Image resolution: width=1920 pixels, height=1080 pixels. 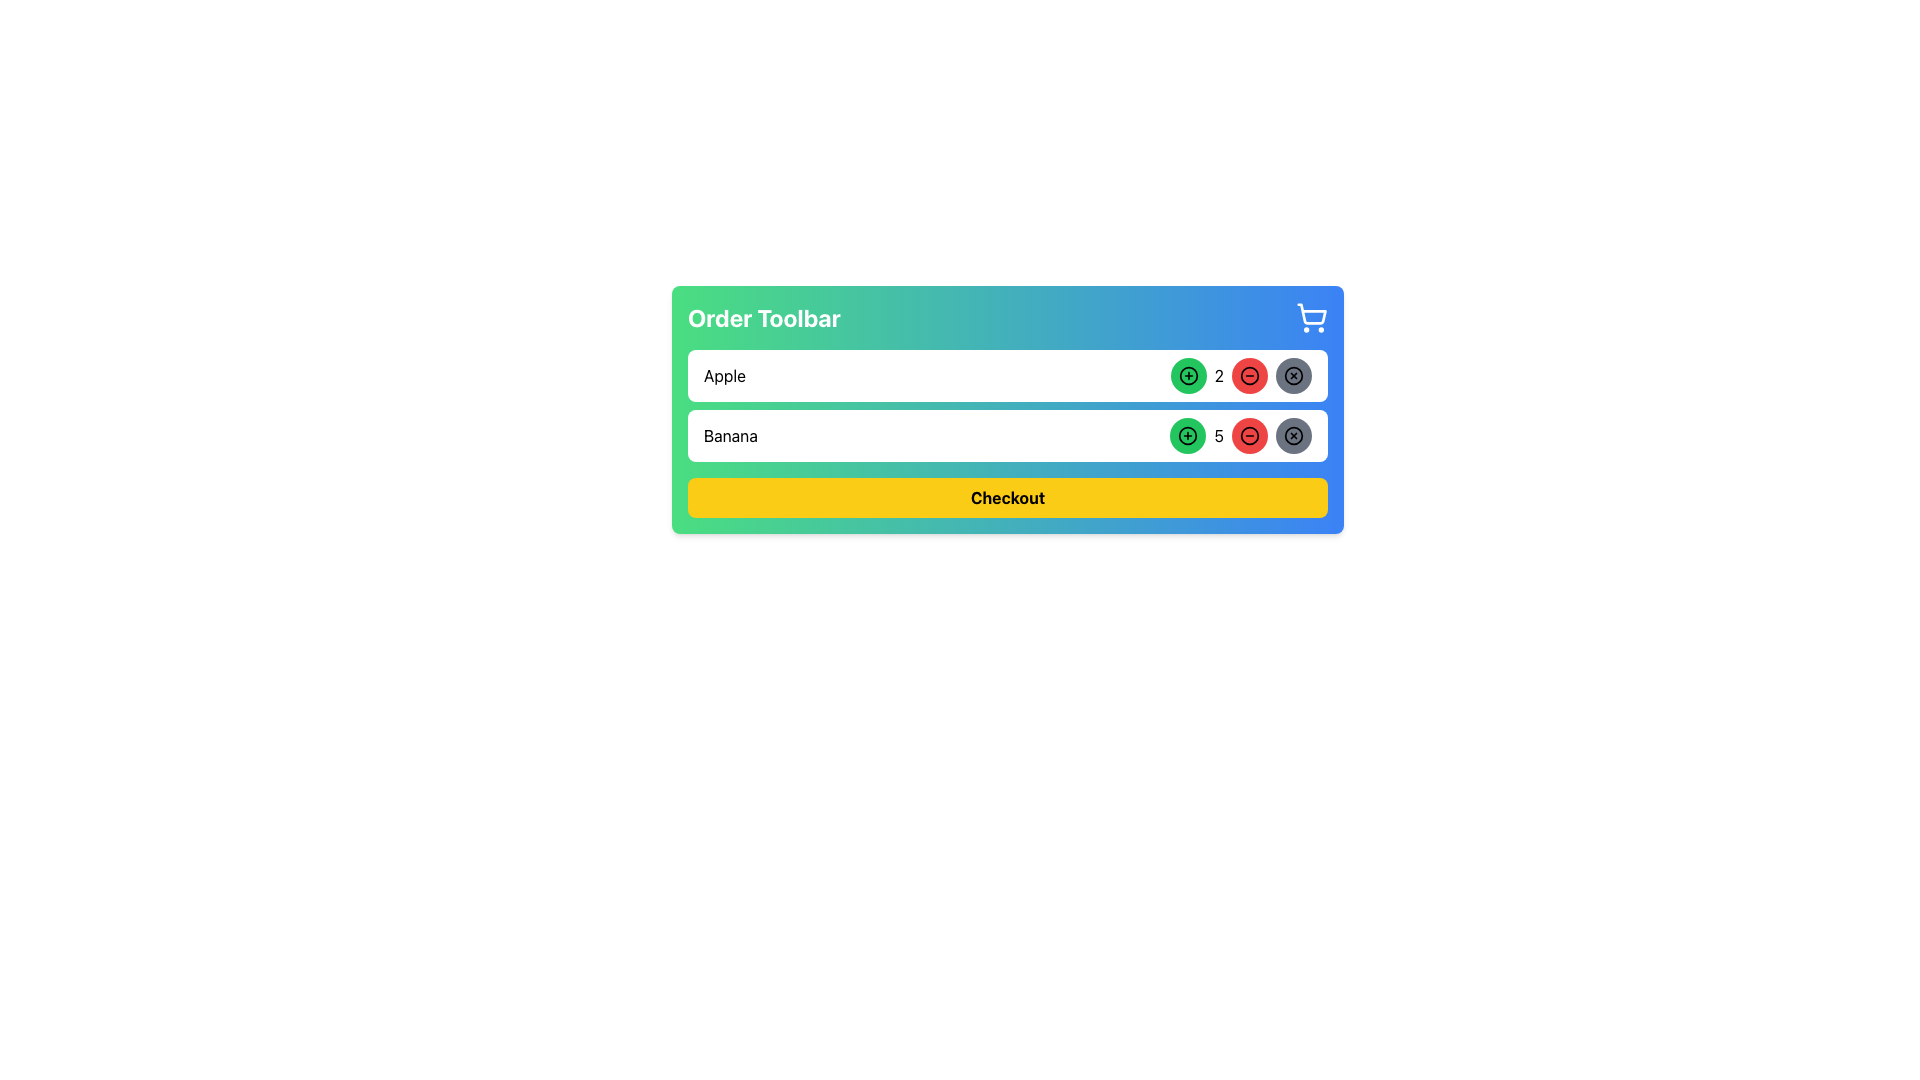 What do you see at coordinates (1188, 375) in the screenshot?
I see `the action button located in the upper row next to the item labeled 'Apple' to increase the quantity` at bounding box center [1188, 375].